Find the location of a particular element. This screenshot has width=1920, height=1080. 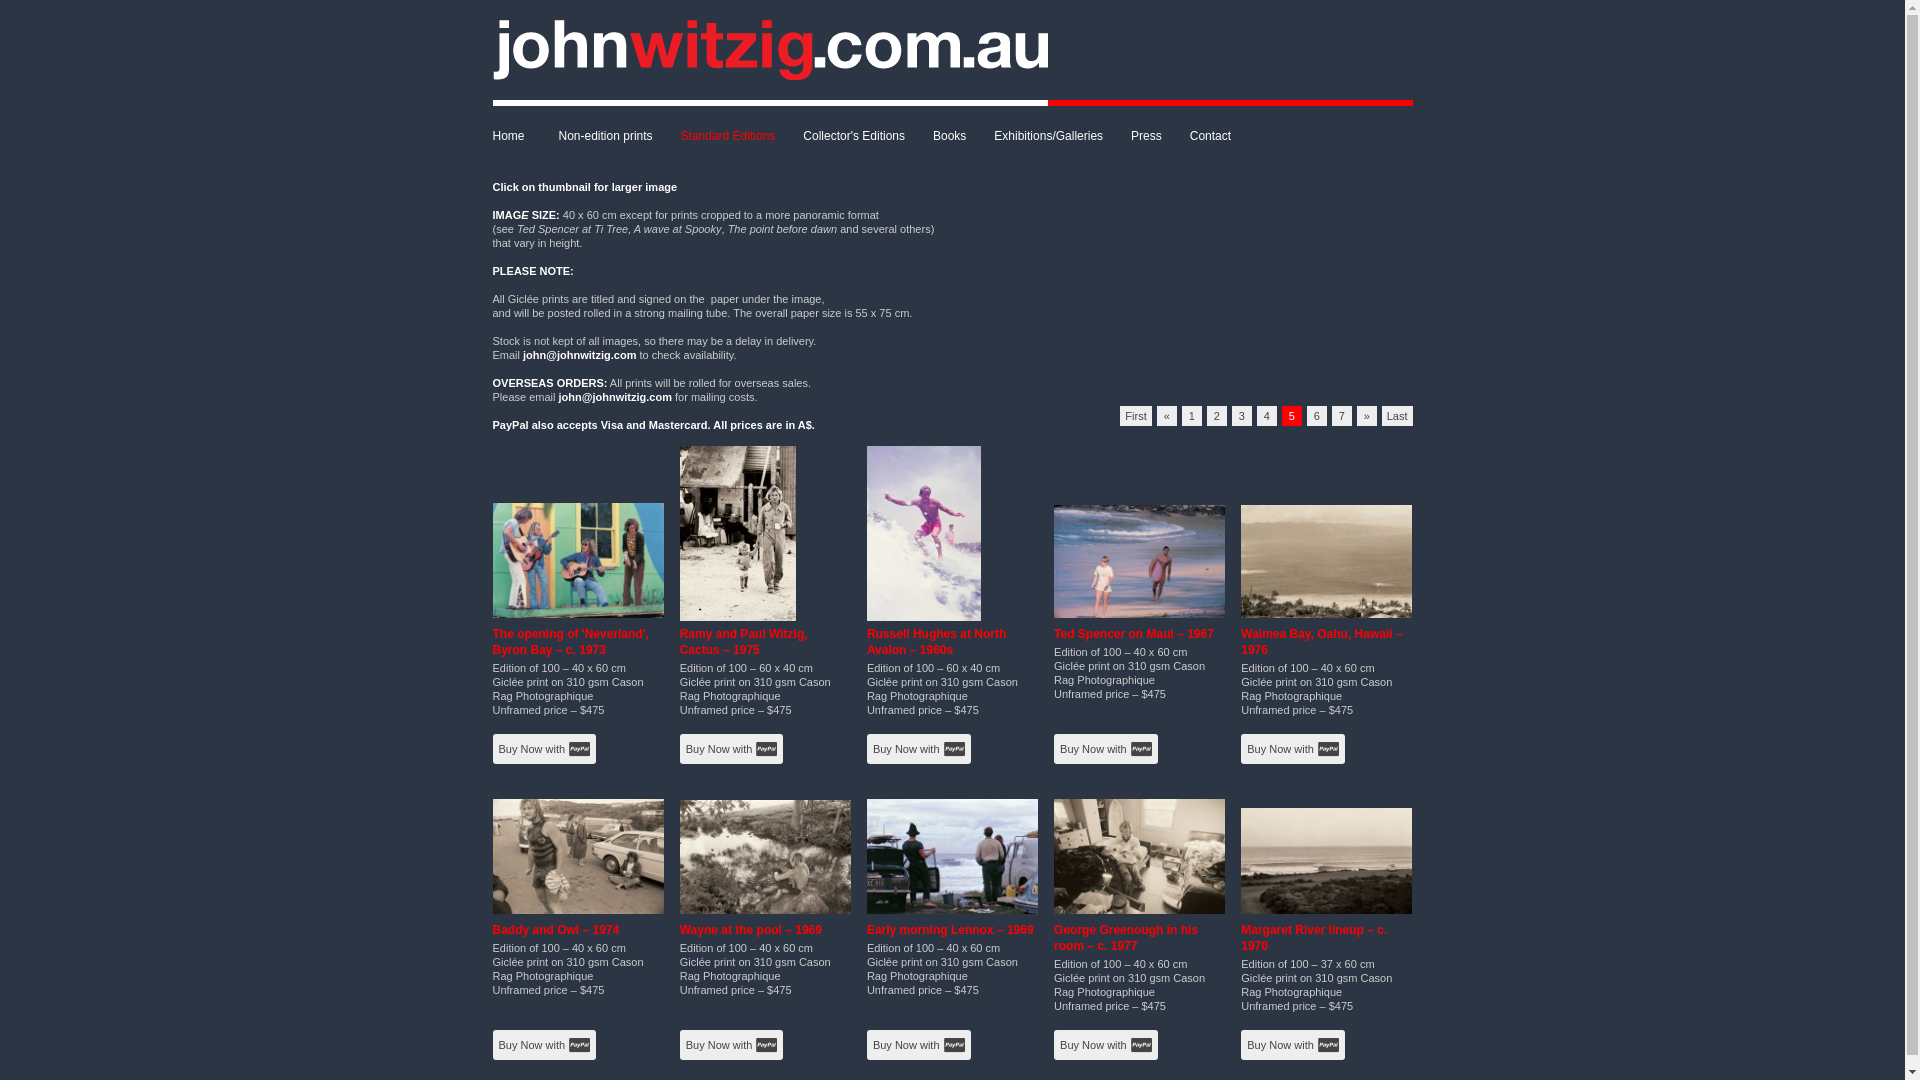

'Buy Now with' is located at coordinates (730, 748).